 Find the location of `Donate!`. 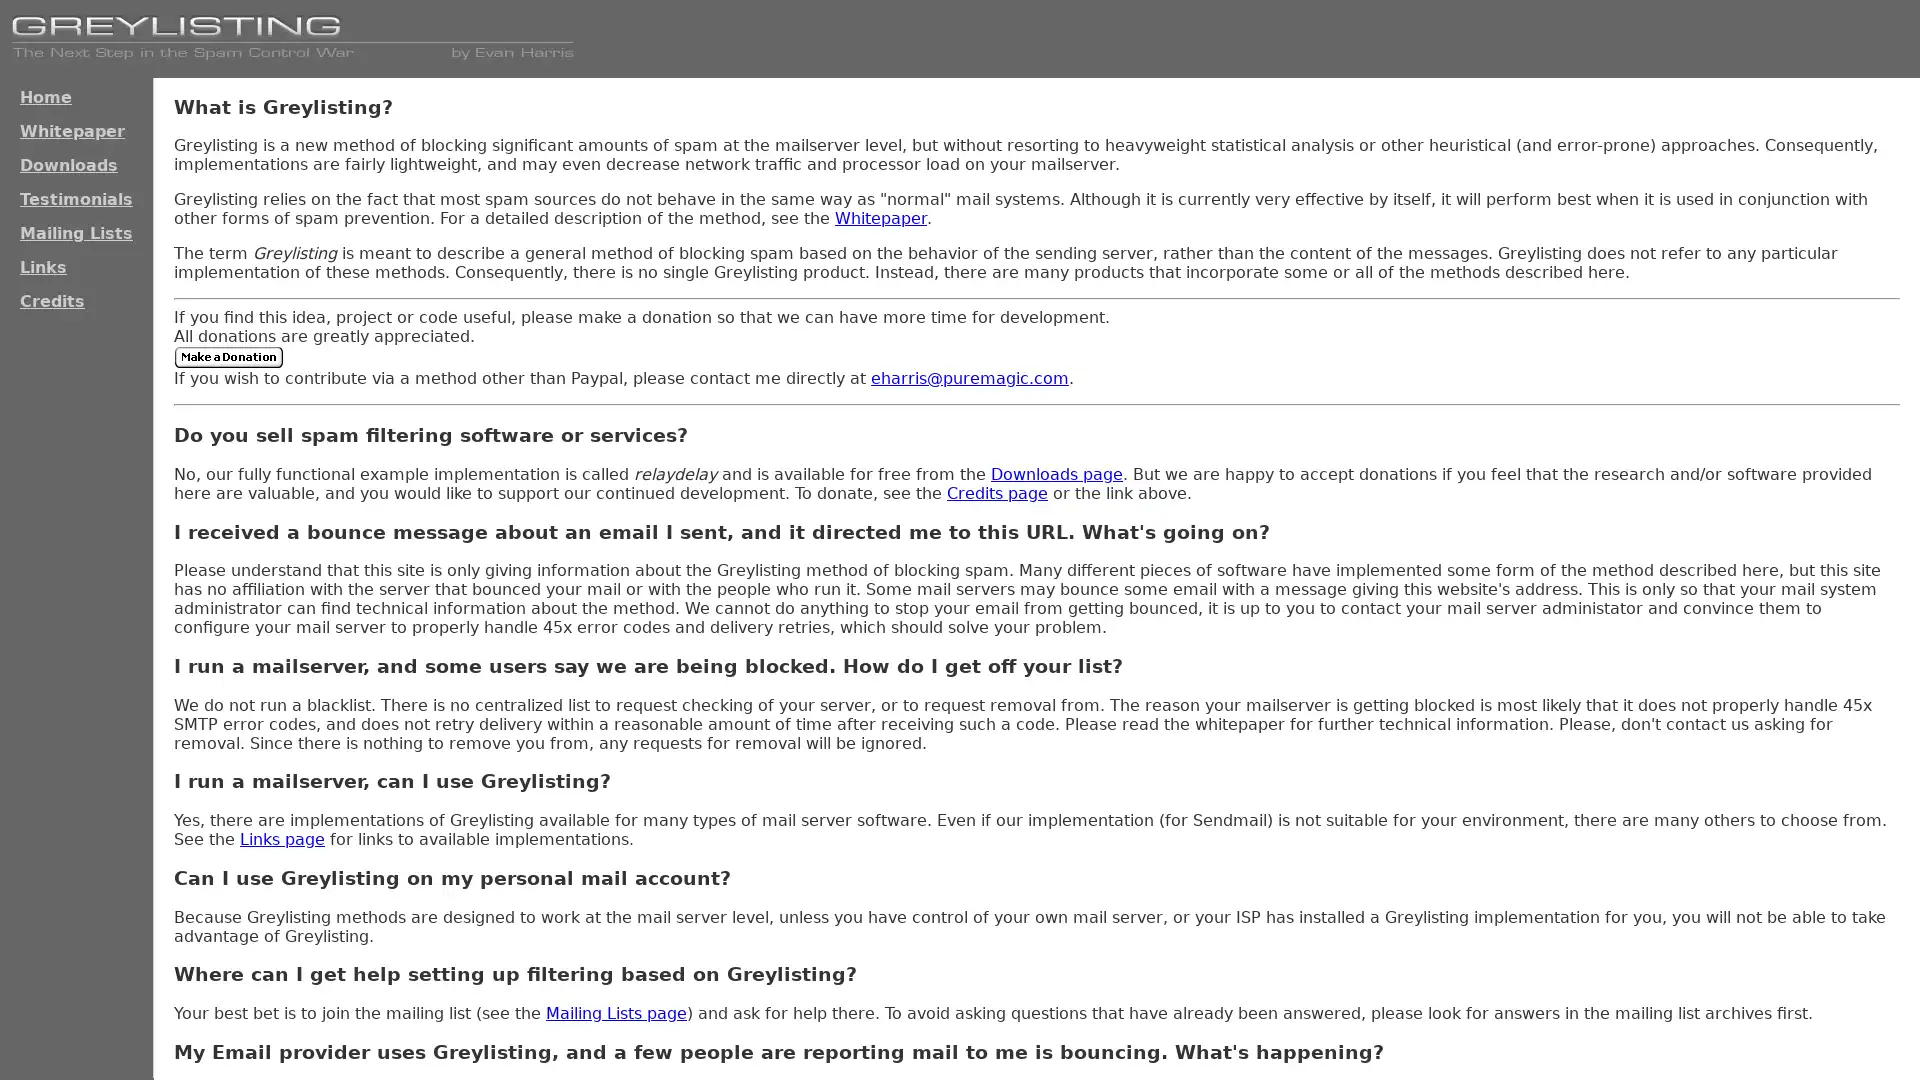

Donate! is located at coordinates (229, 356).